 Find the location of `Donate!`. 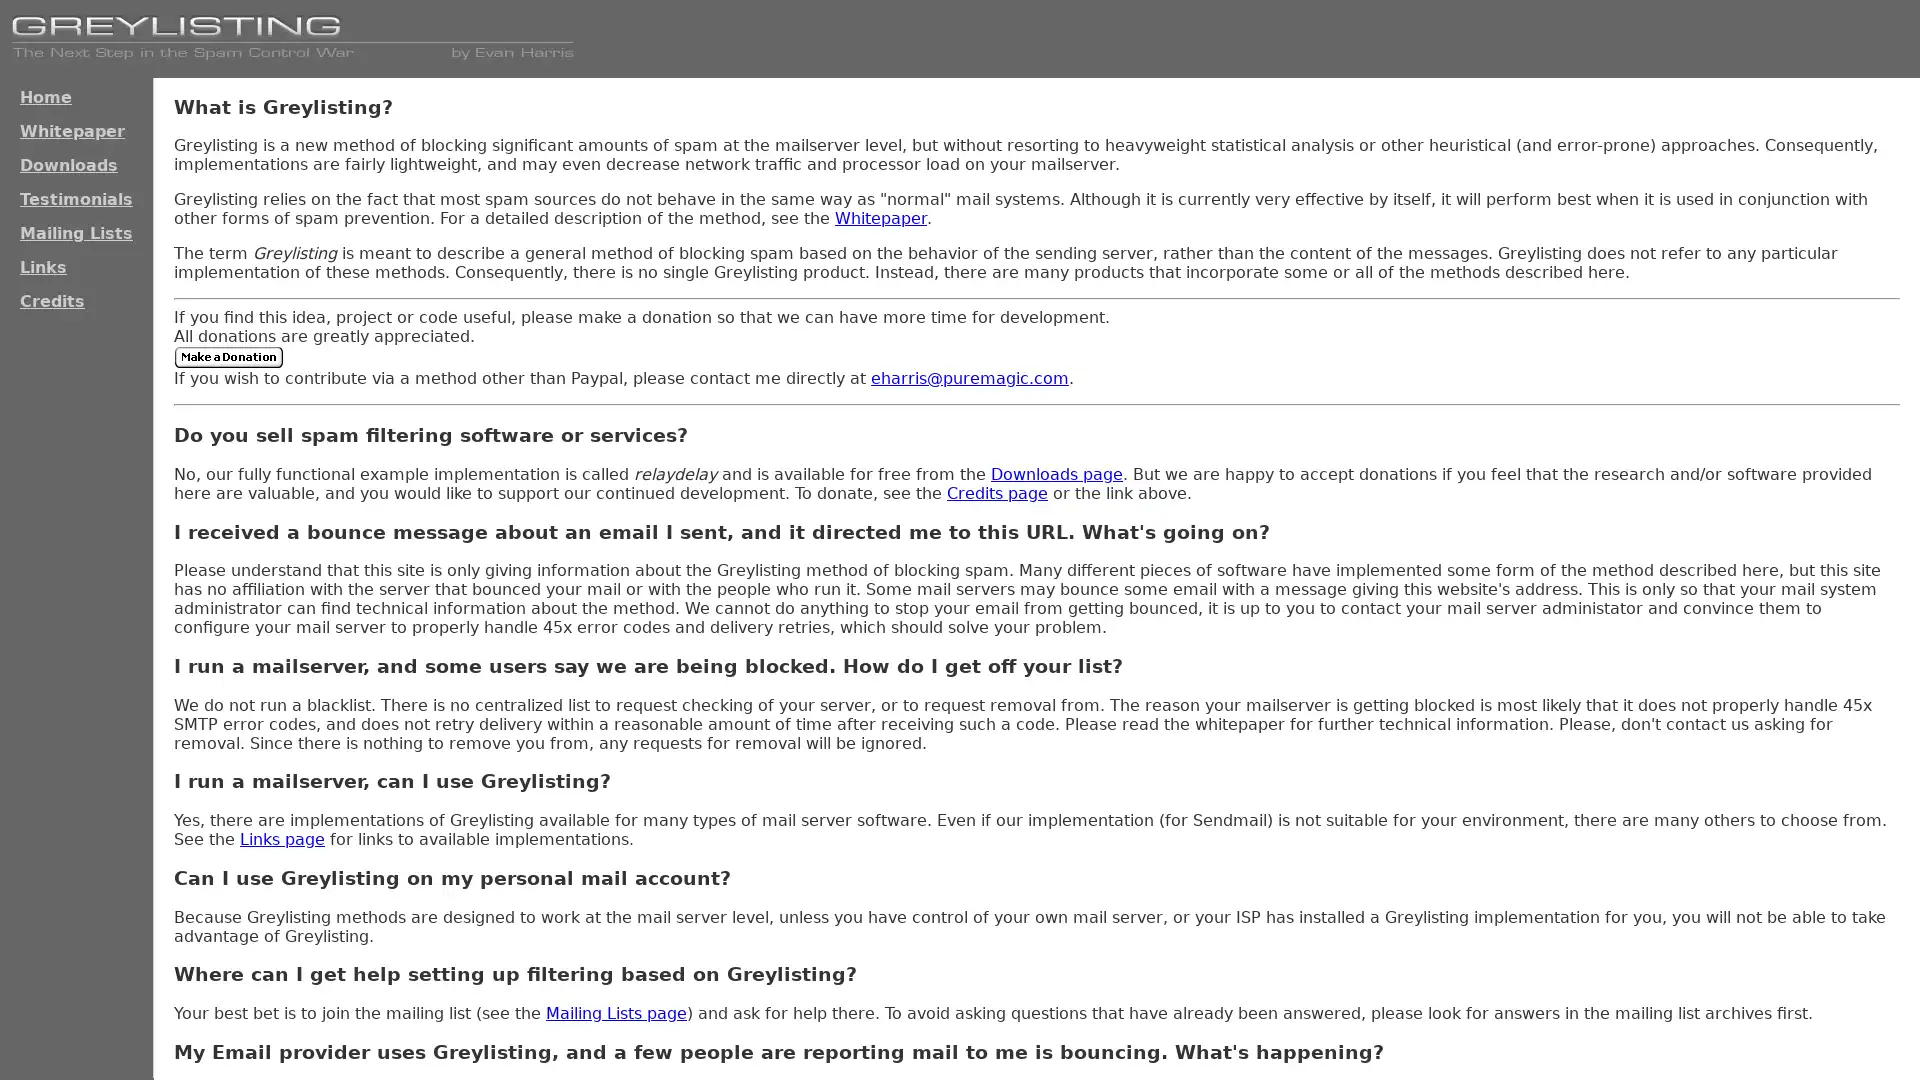

Donate! is located at coordinates (229, 356).